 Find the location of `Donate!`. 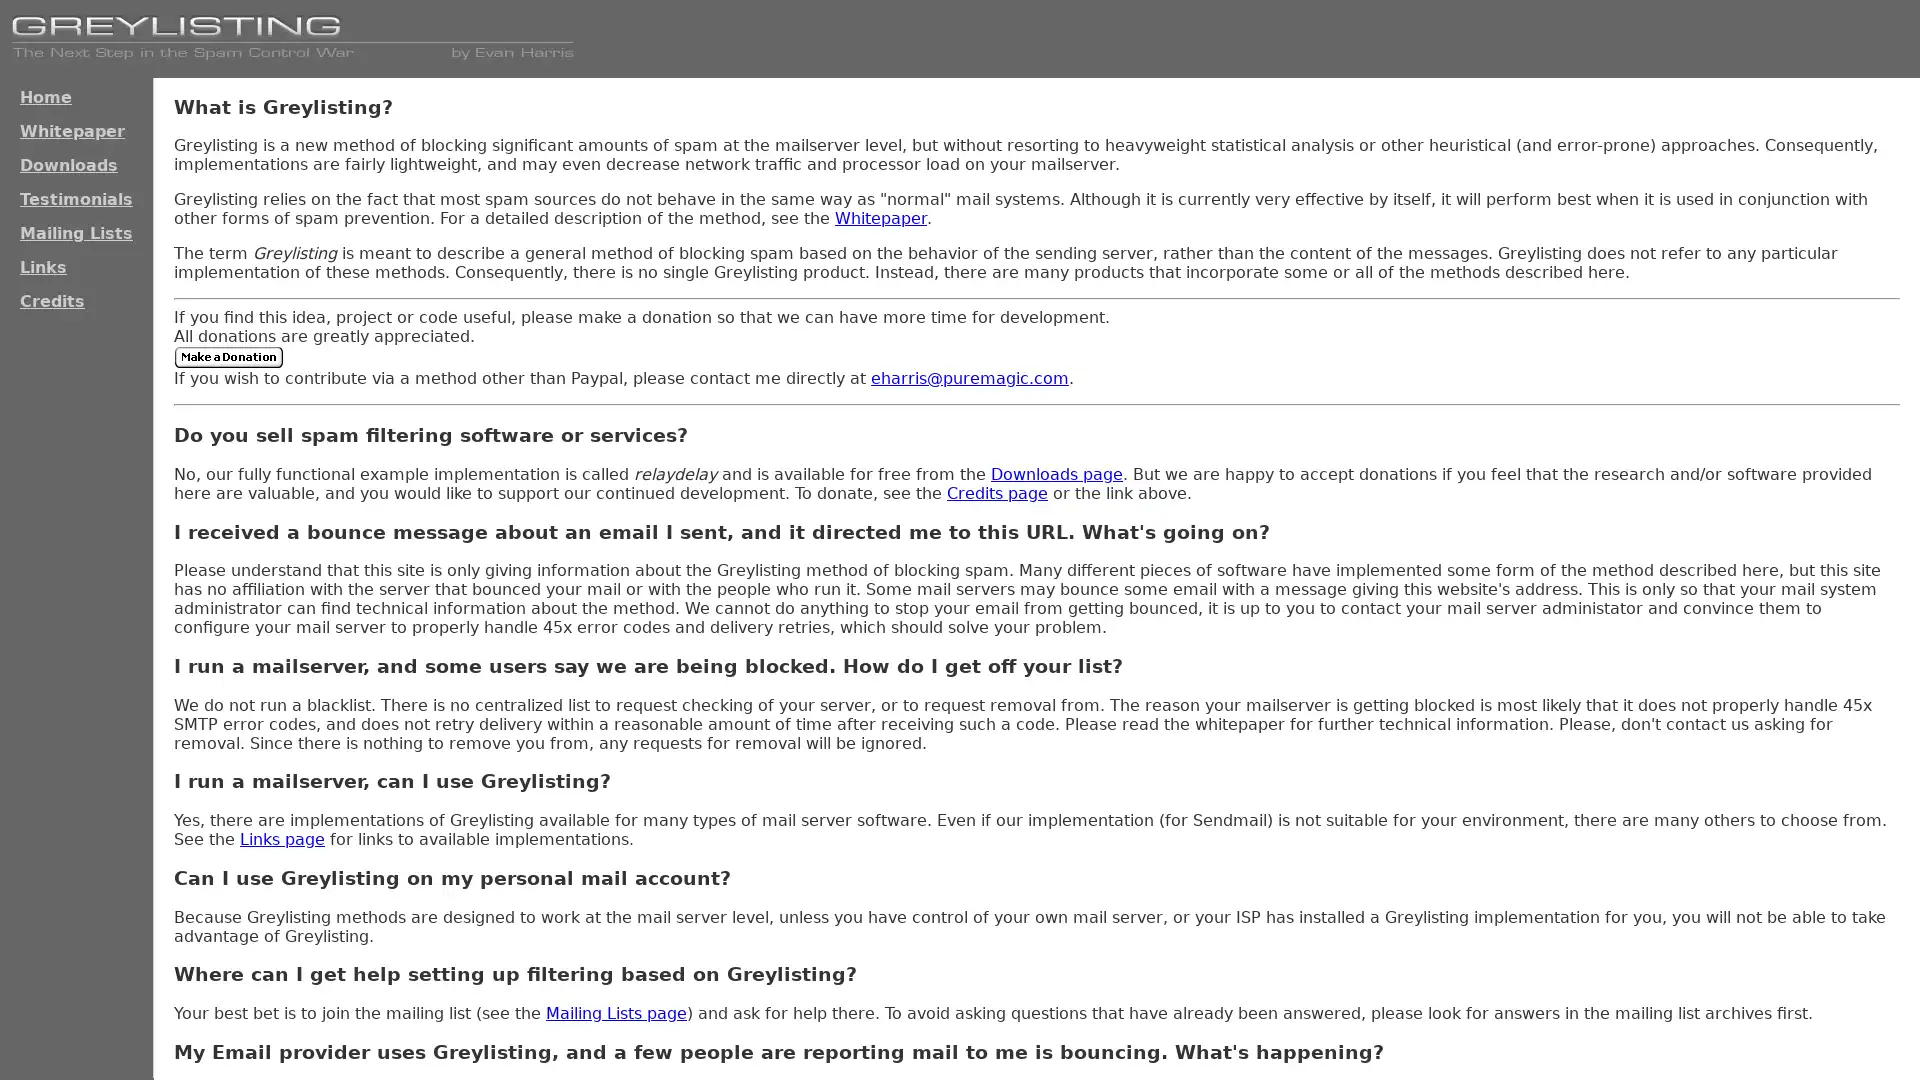

Donate! is located at coordinates (229, 356).